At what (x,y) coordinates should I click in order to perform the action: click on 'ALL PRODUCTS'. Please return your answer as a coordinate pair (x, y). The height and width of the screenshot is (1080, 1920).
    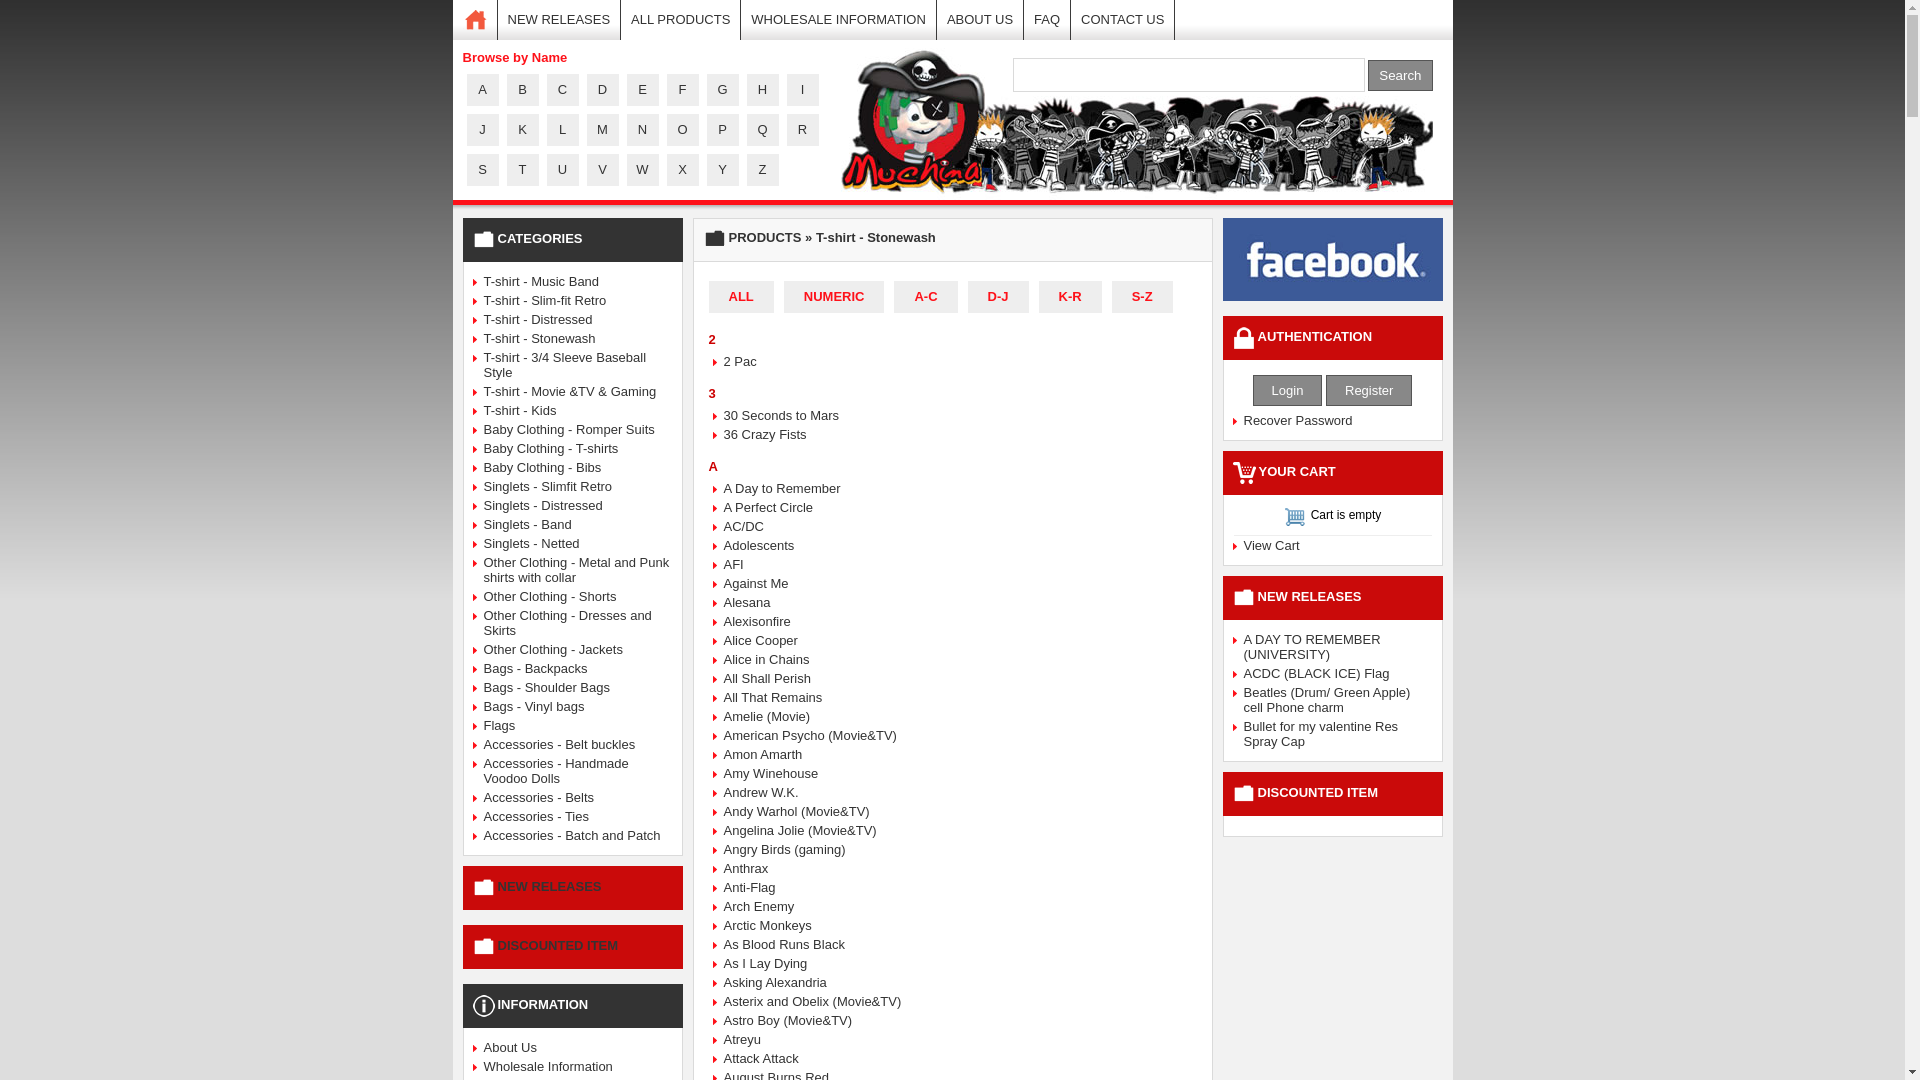
    Looking at the image, I should click on (681, 19).